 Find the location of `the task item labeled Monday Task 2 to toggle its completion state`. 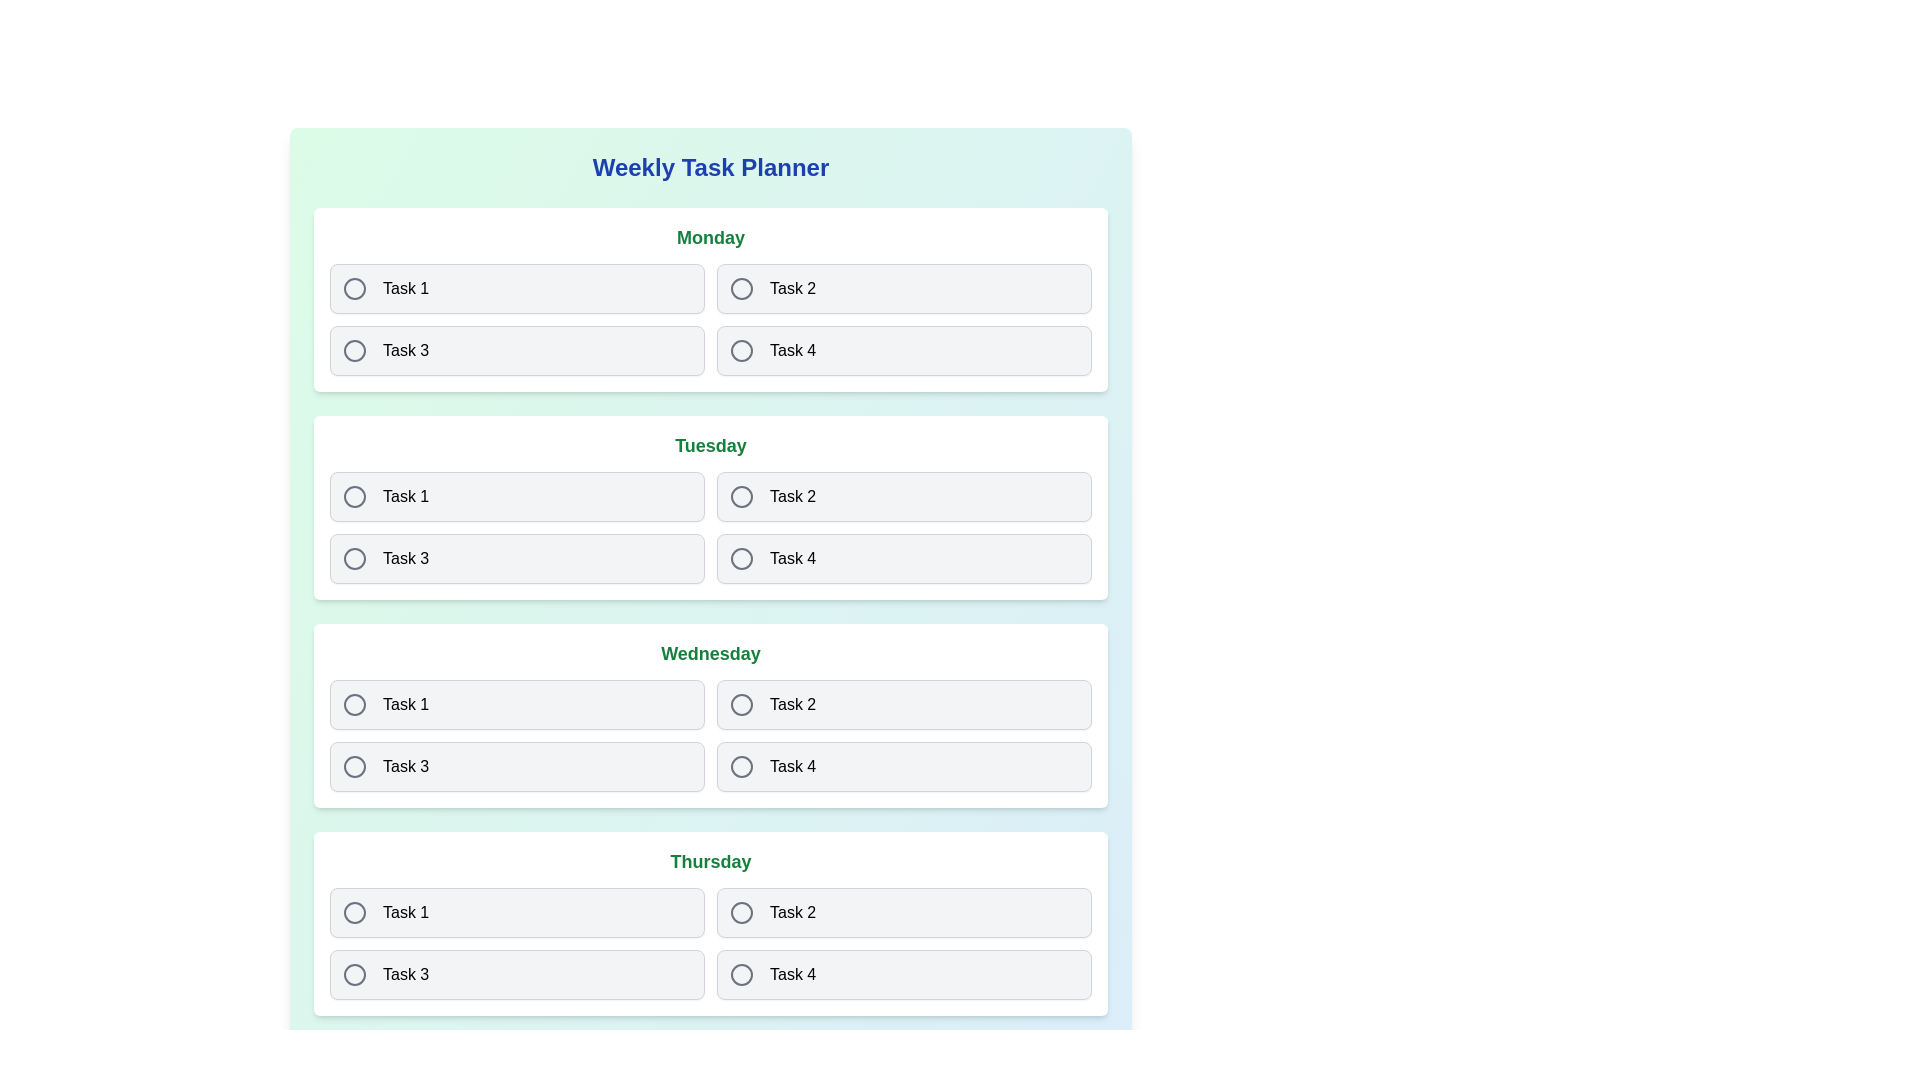

the task item labeled Monday Task 2 to toggle its completion state is located at coordinates (903, 289).